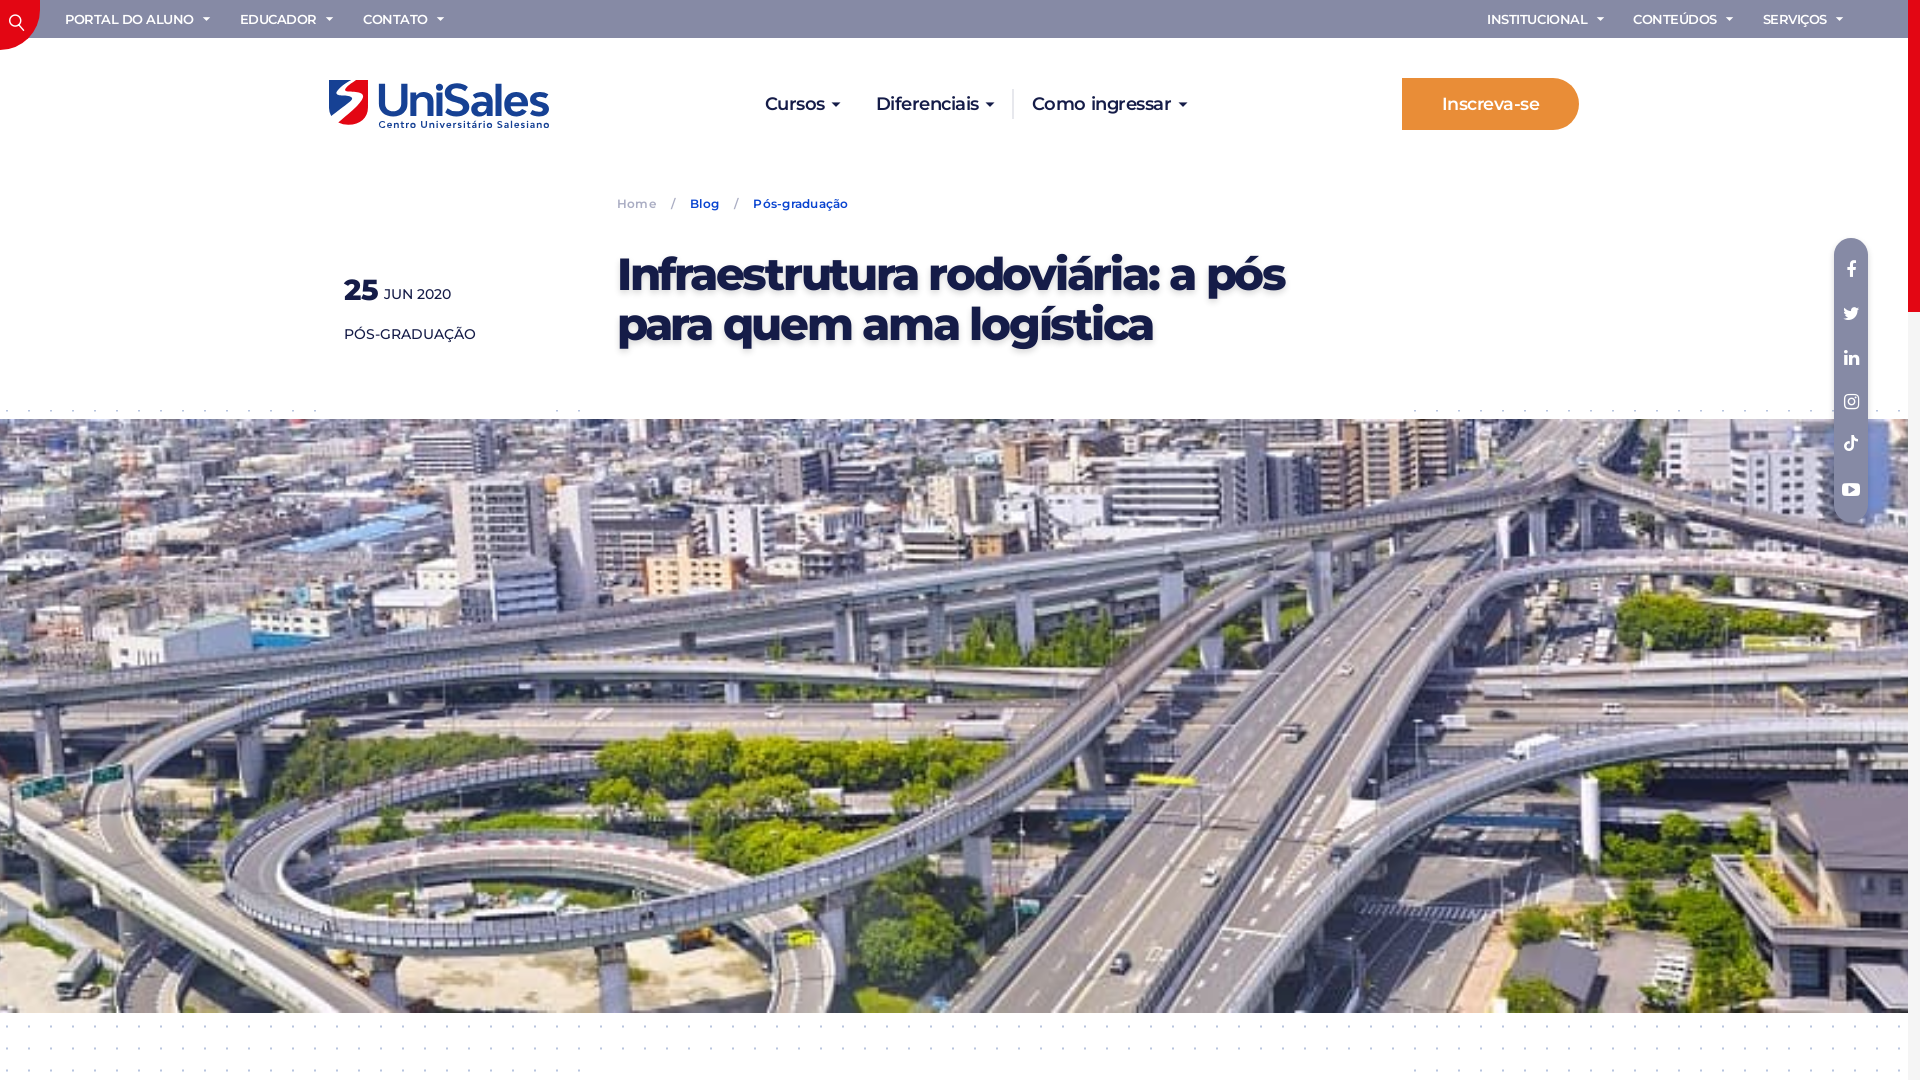  I want to click on 'Facebook', so click(1833, 270).